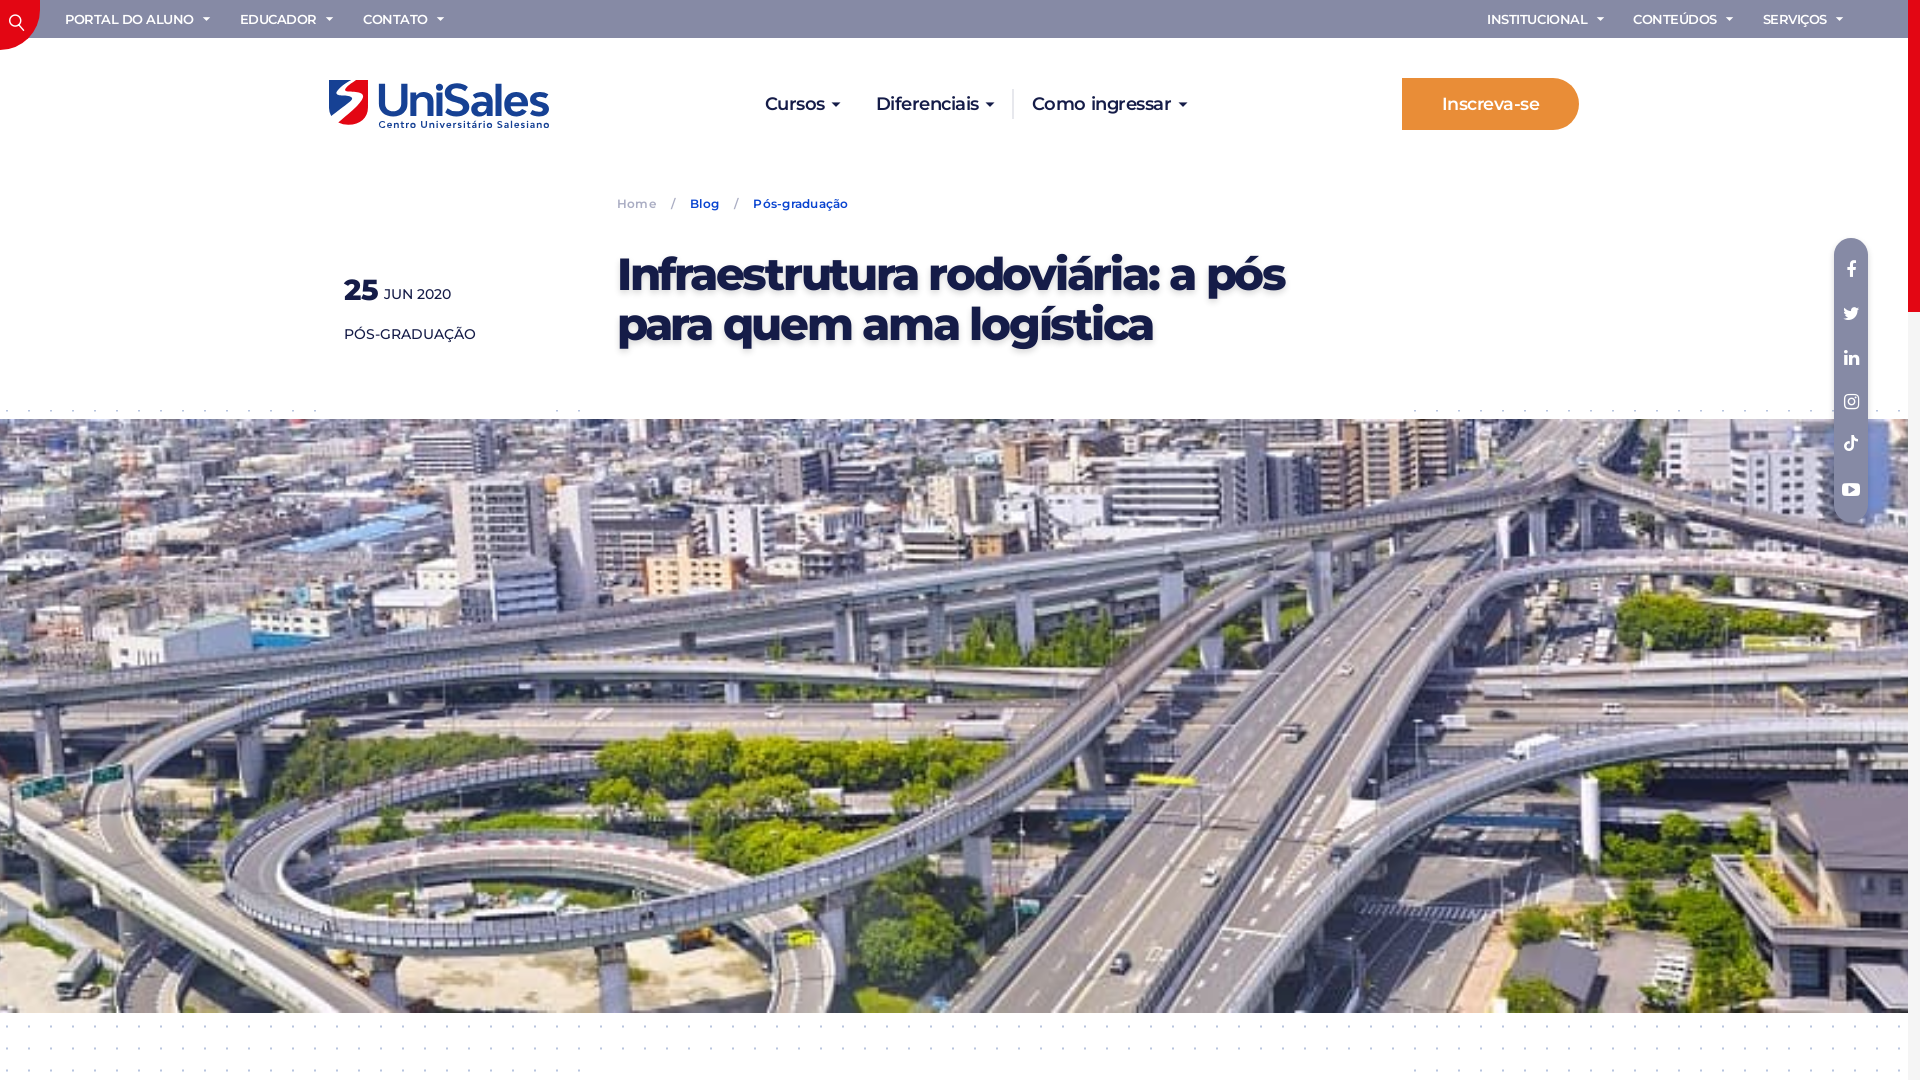  I want to click on 'Facebook', so click(1833, 270).